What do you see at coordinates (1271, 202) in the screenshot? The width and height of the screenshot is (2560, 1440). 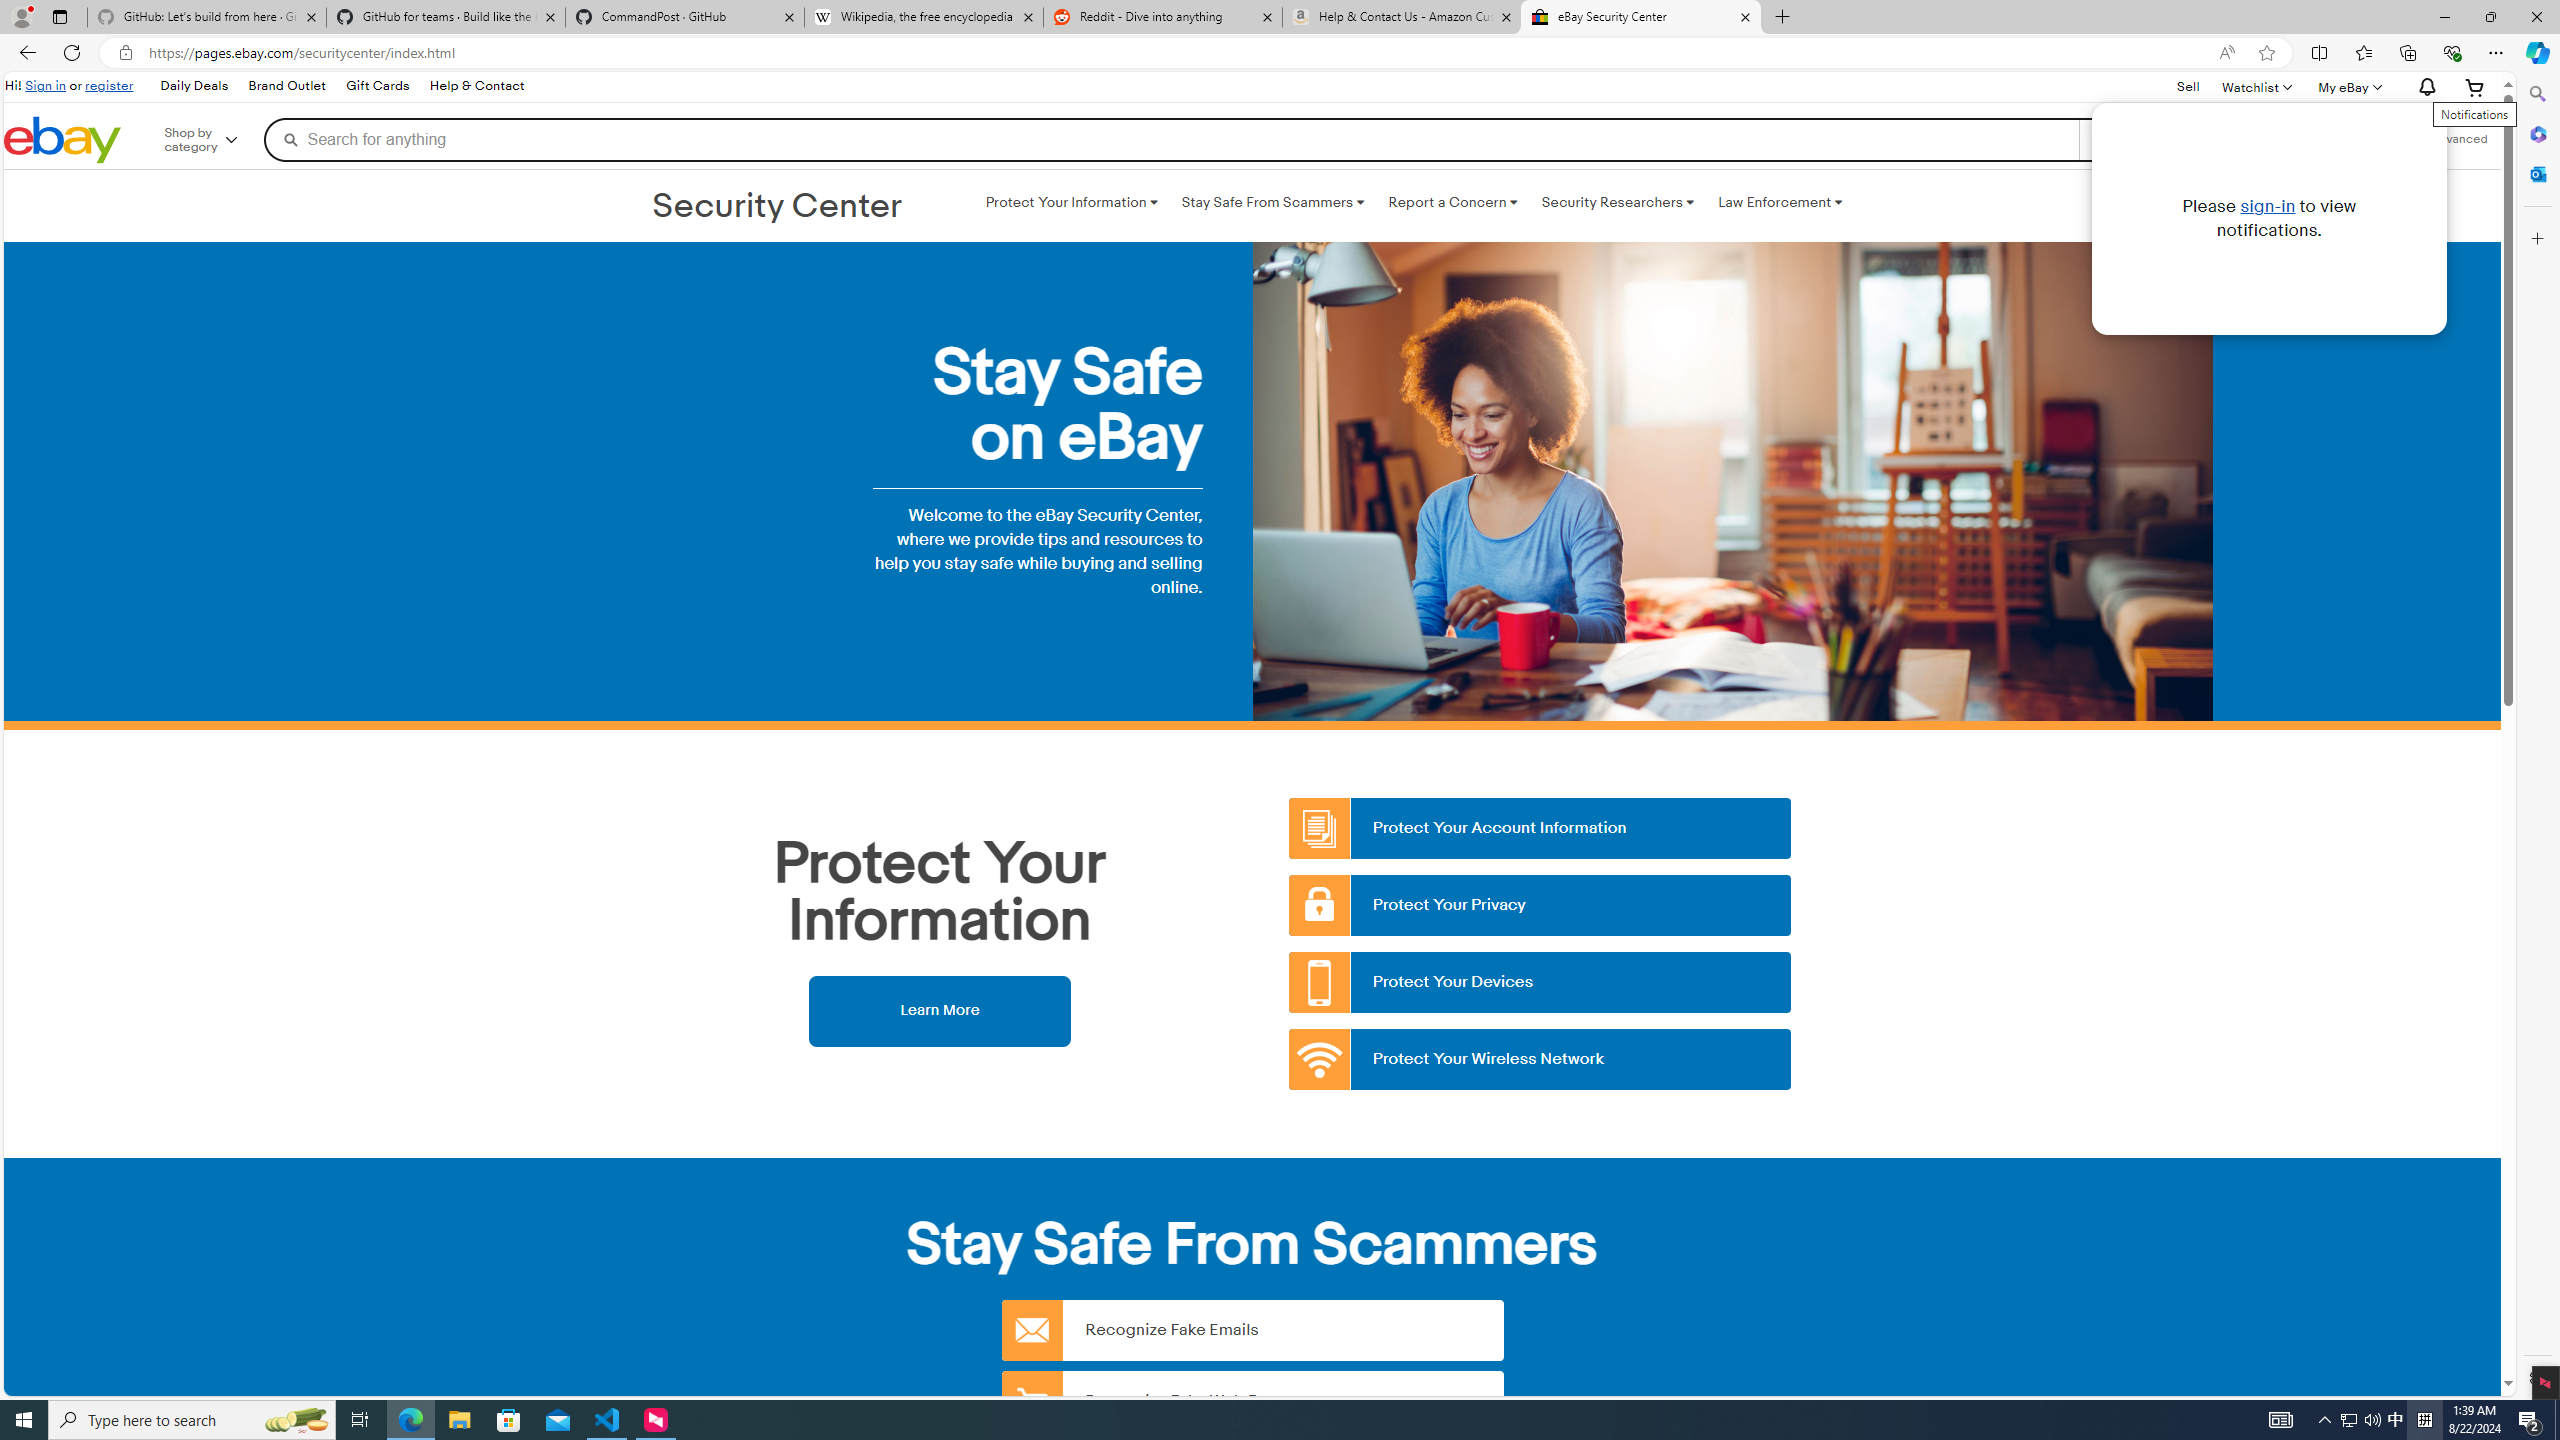 I see `'Stay Safe From Scammers '` at bounding box center [1271, 202].